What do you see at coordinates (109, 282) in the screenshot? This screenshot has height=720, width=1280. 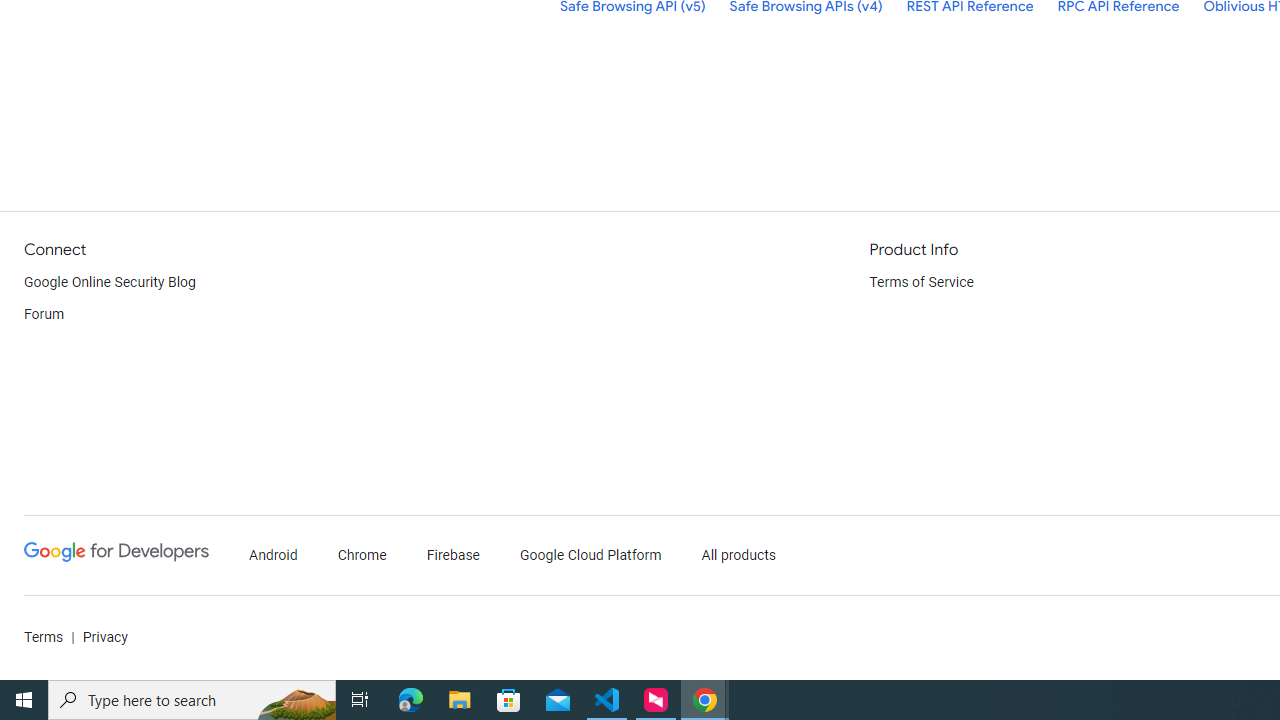 I see `'Google Online Security Blog'` at bounding box center [109, 282].